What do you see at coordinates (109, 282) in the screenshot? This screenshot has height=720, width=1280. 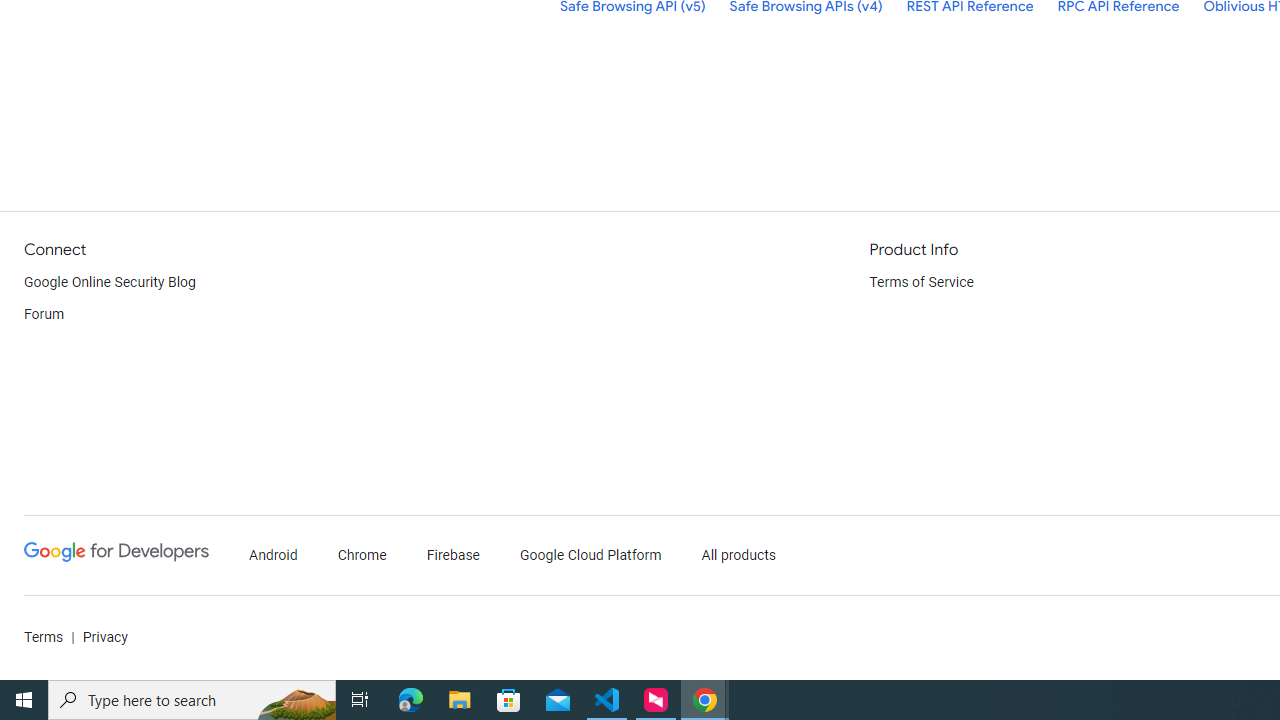 I see `'Google Online Security Blog'` at bounding box center [109, 282].